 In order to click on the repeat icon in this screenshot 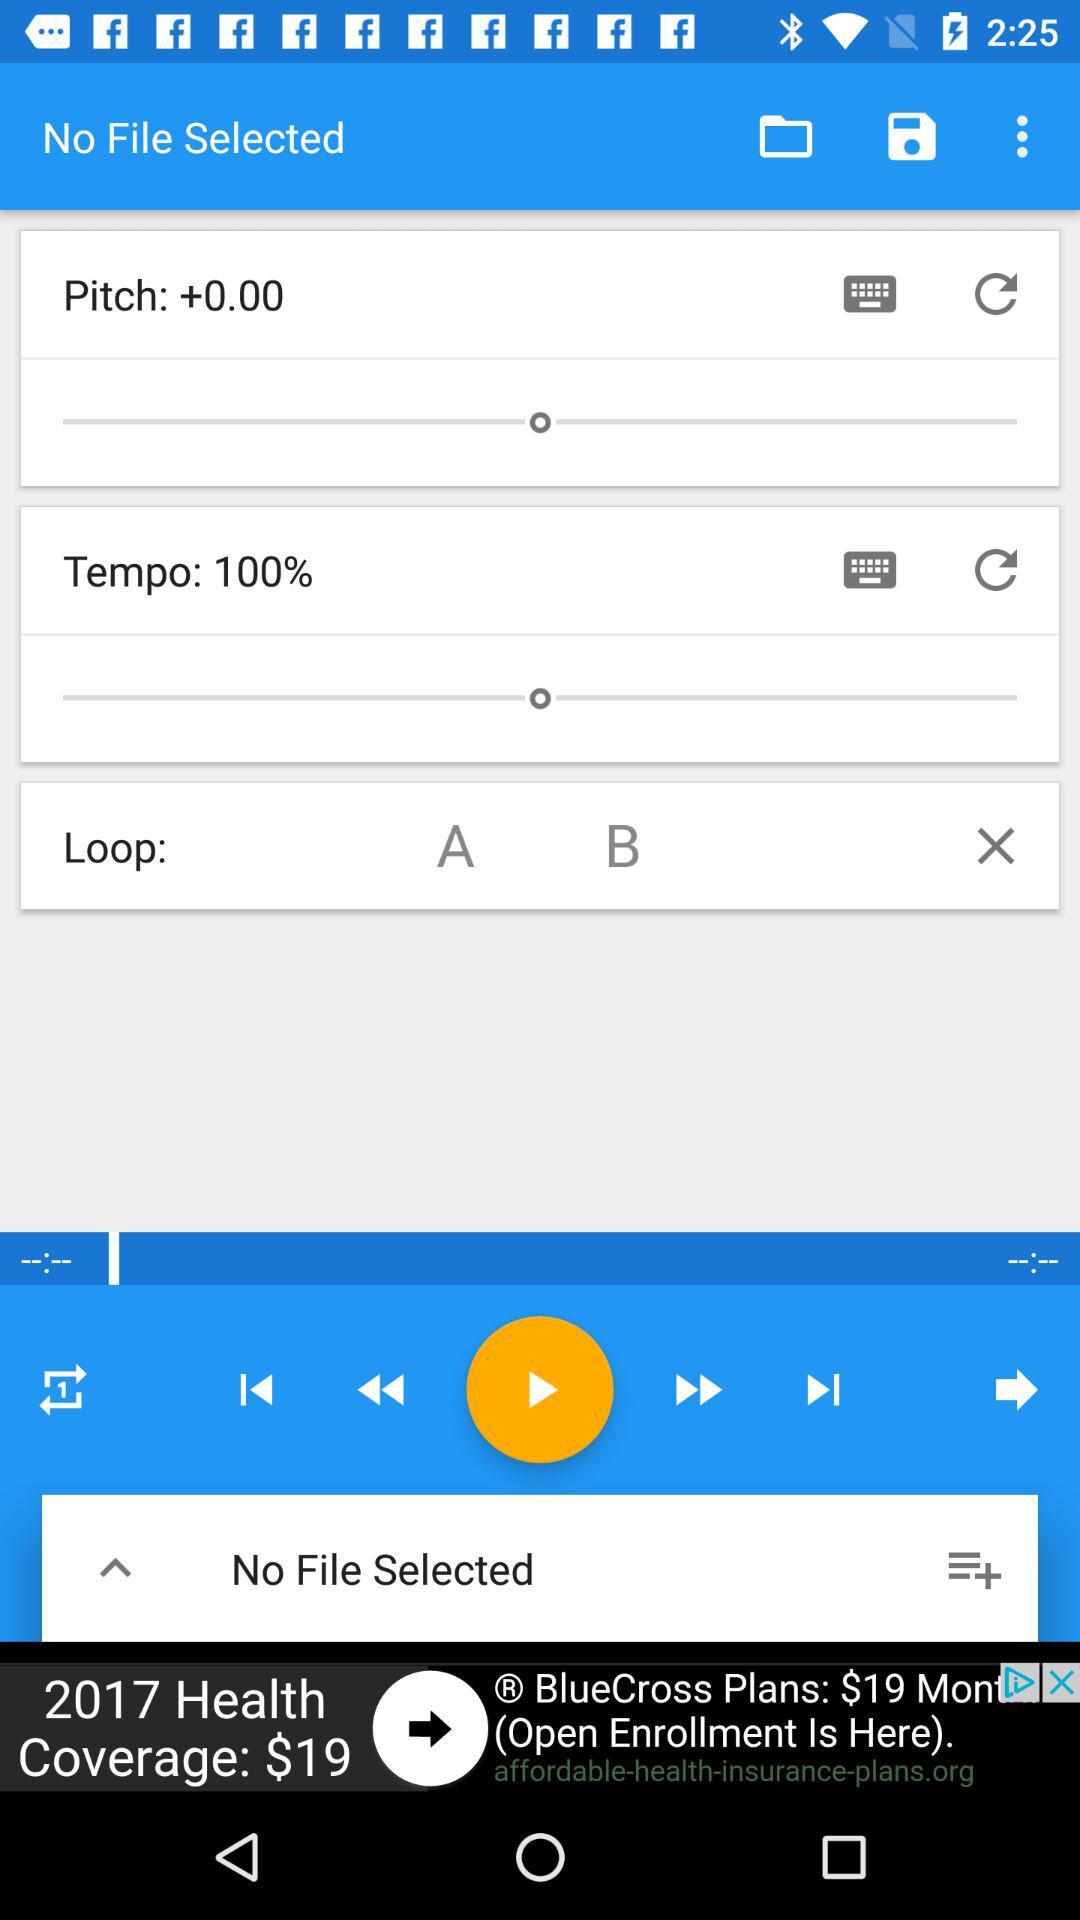, I will do `click(61, 1388)`.